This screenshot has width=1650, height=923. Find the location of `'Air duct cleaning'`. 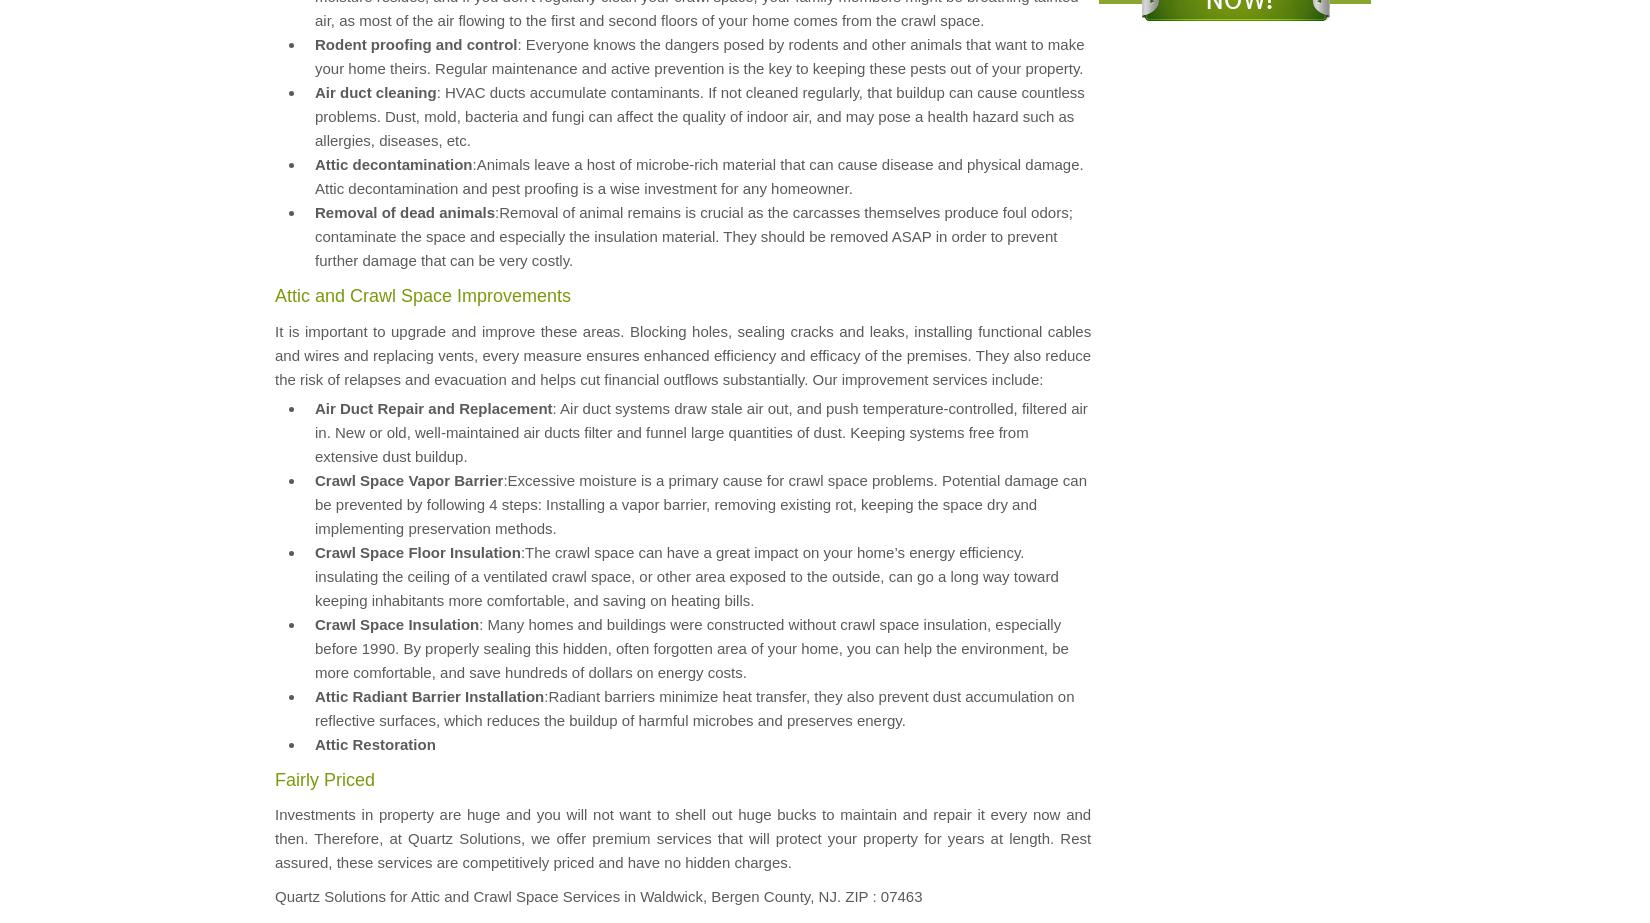

'Air duct cleaning' is located at coordinates (314, 92).